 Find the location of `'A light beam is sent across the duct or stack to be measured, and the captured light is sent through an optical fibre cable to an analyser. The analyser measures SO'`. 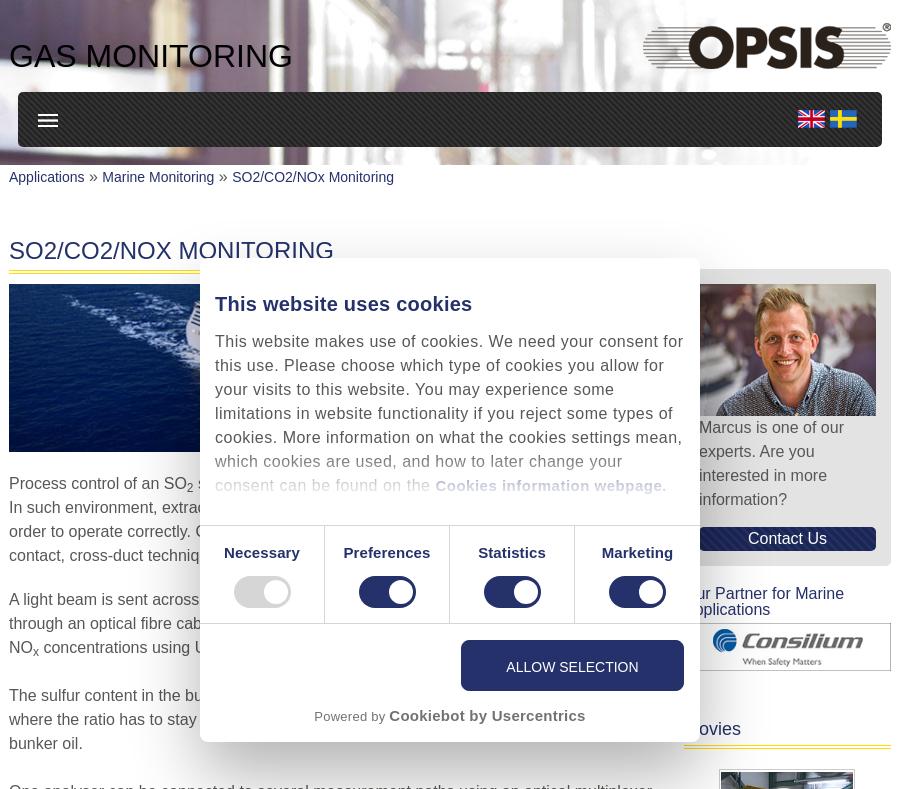

'A light beam is sent across the duct or stack to be measured, and the captured light is sent through an optical fibre cable to an analyser. The analyser measures SO' is located at coordinates (328, 610).